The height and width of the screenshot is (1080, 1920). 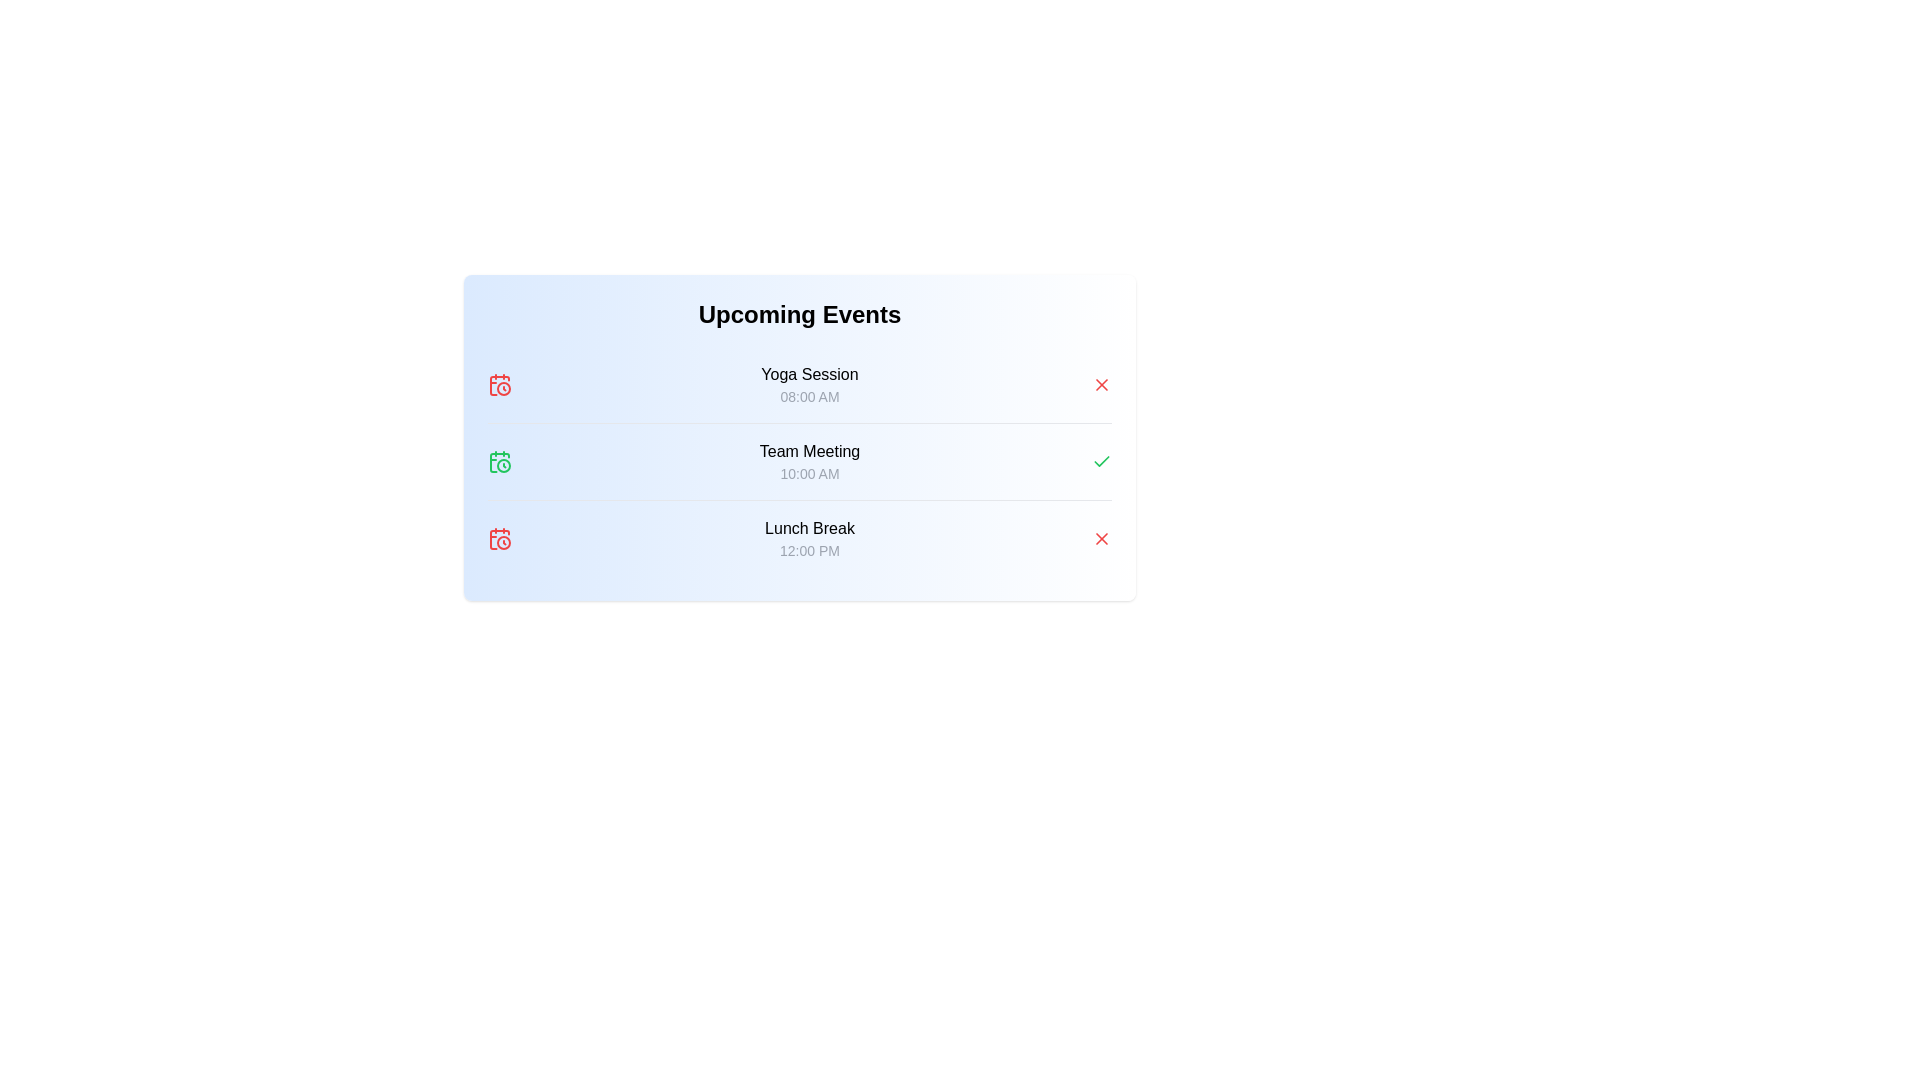 I want to click on to select or interact with the 'Team Meeting' event details displayed in the second position of the vertical event list, so click(x=810, y=462).